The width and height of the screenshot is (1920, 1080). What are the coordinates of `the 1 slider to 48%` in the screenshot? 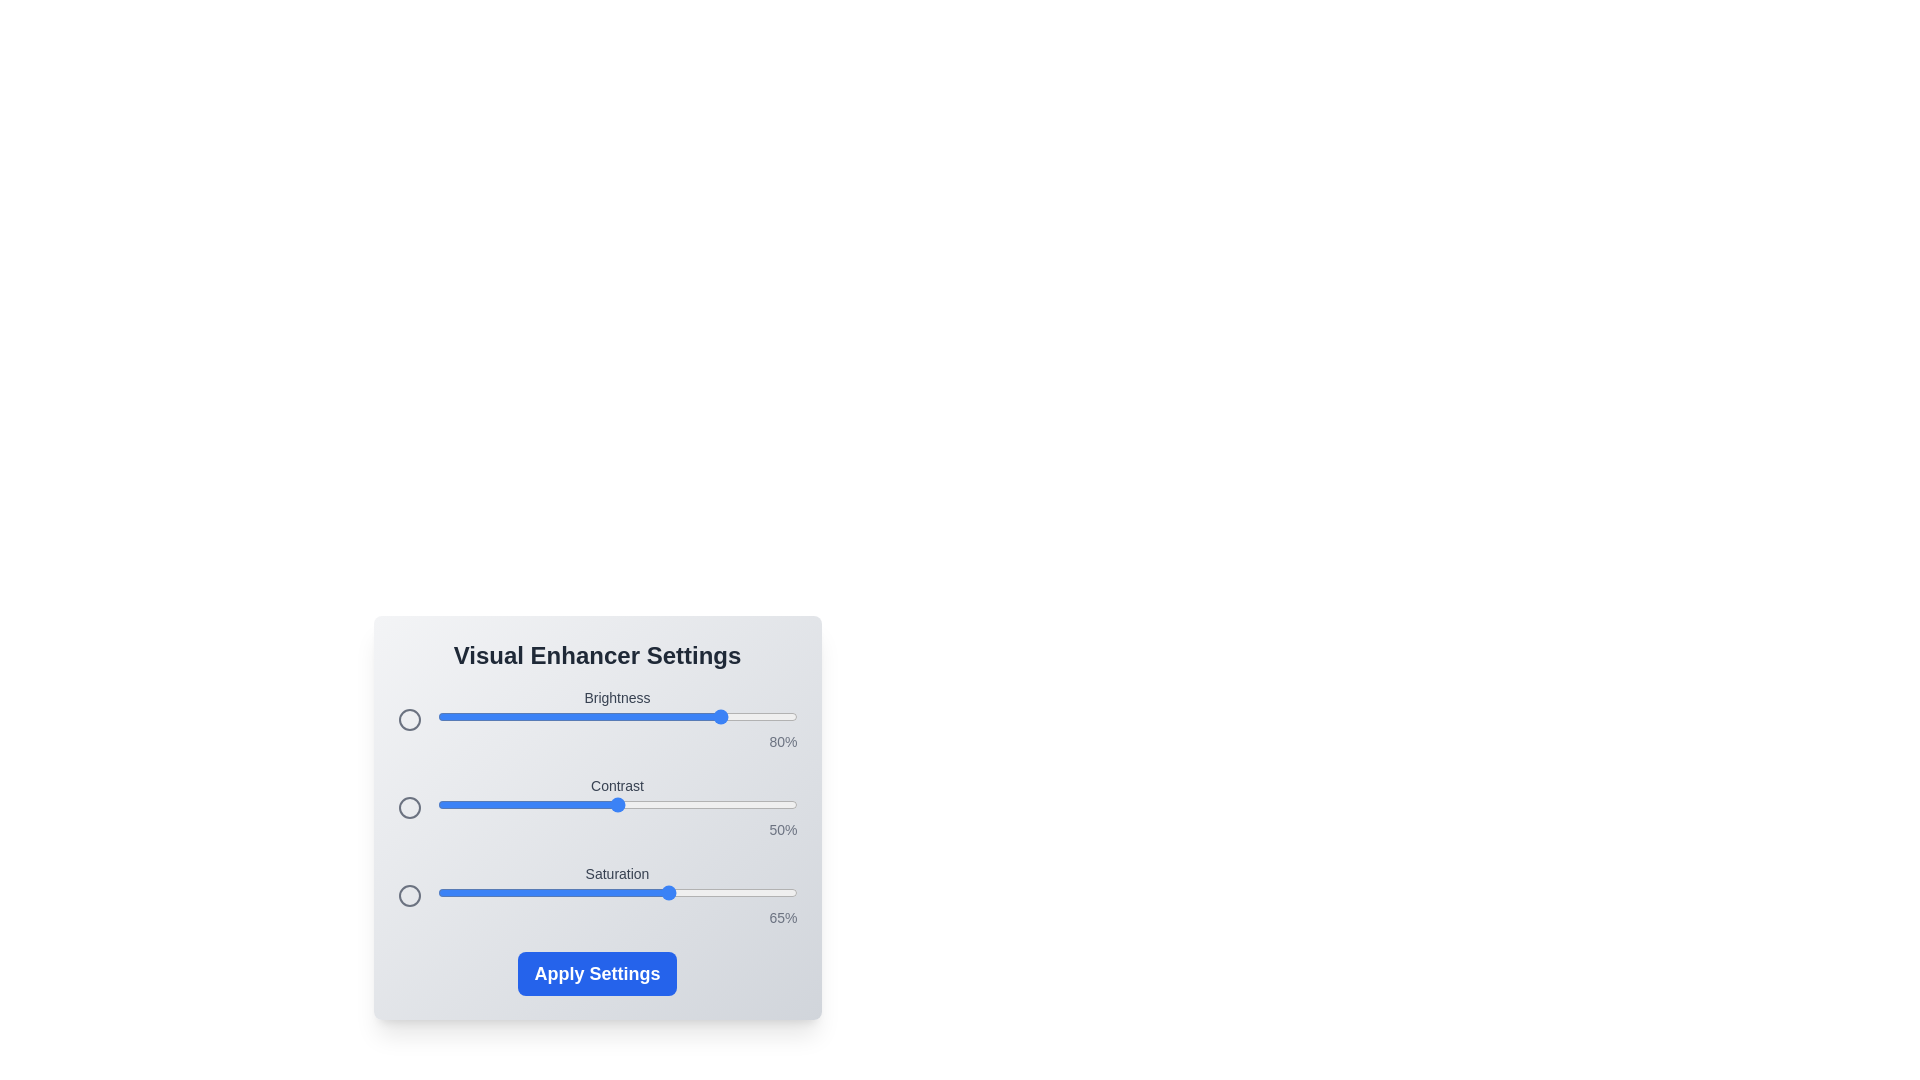 It's located at (609, 804).